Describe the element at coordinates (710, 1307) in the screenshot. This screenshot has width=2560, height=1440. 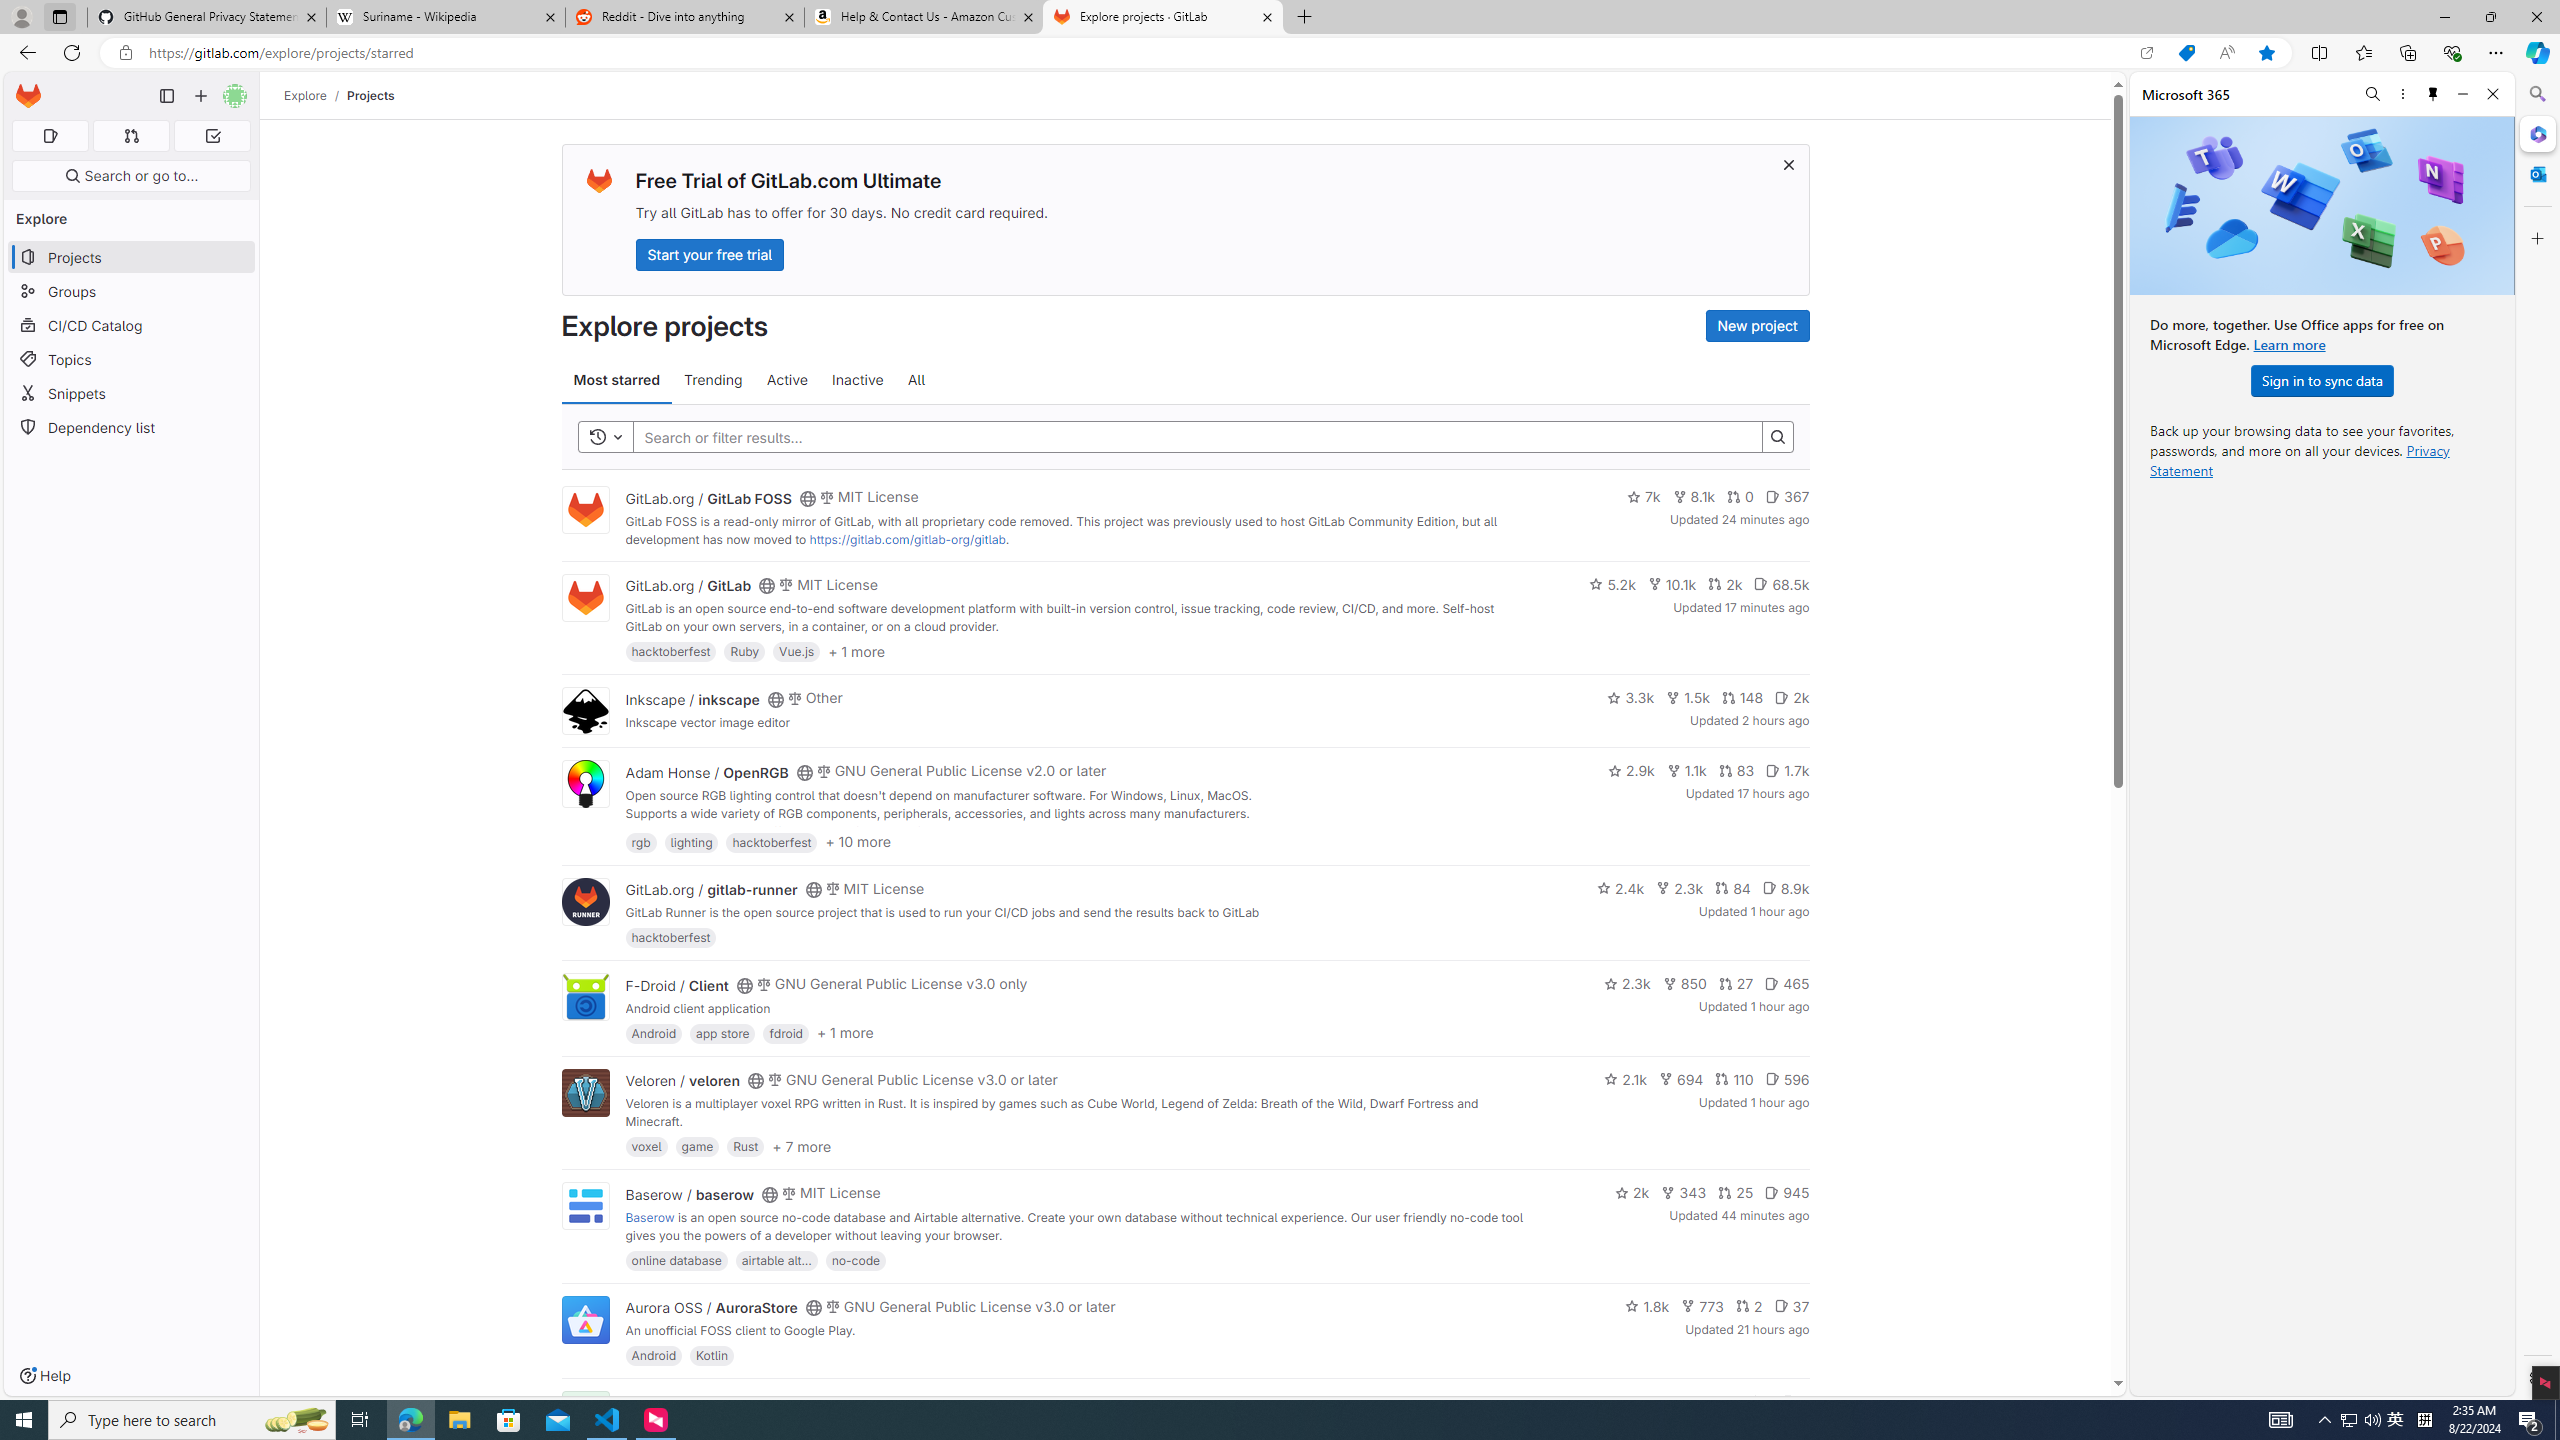
I see `'Aurora OSS / AuroraStore'` at that location.